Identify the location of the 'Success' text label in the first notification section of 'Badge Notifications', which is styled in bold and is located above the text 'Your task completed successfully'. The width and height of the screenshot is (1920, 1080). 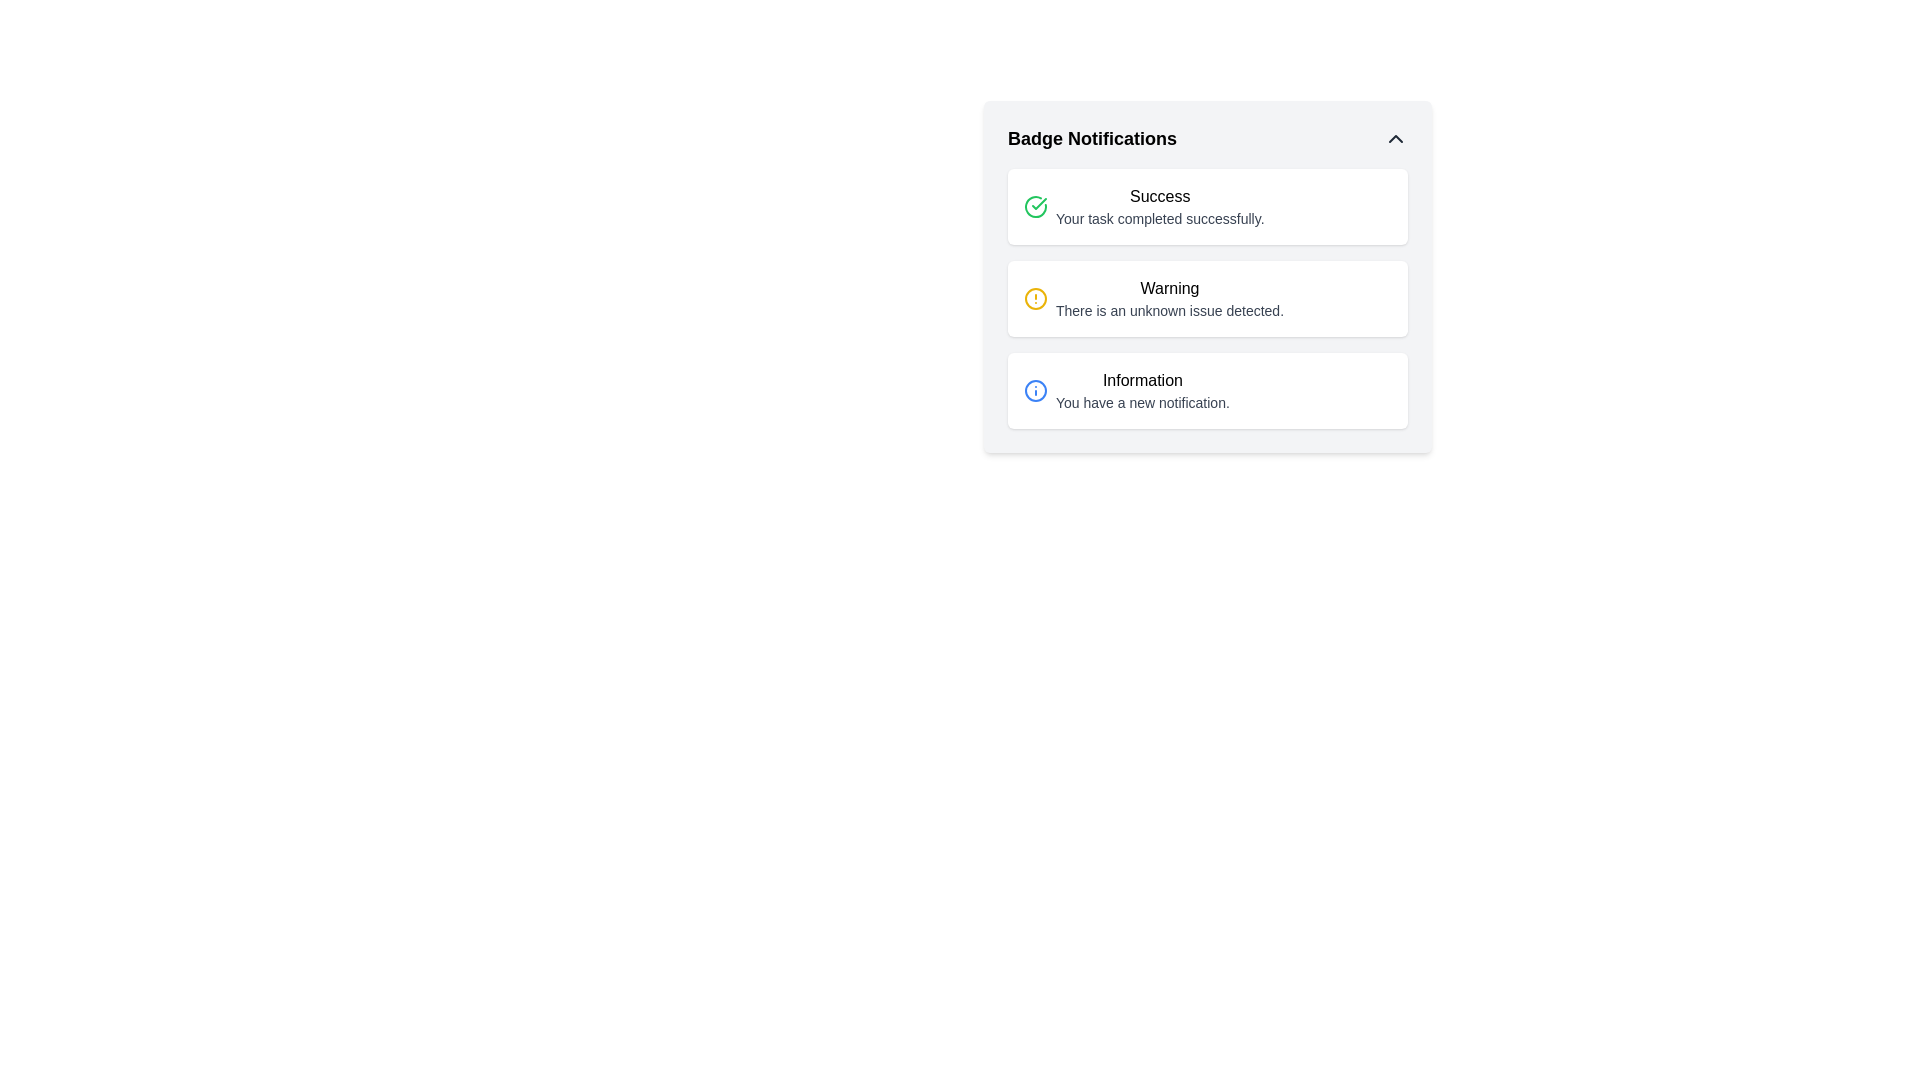
(1160, 196).